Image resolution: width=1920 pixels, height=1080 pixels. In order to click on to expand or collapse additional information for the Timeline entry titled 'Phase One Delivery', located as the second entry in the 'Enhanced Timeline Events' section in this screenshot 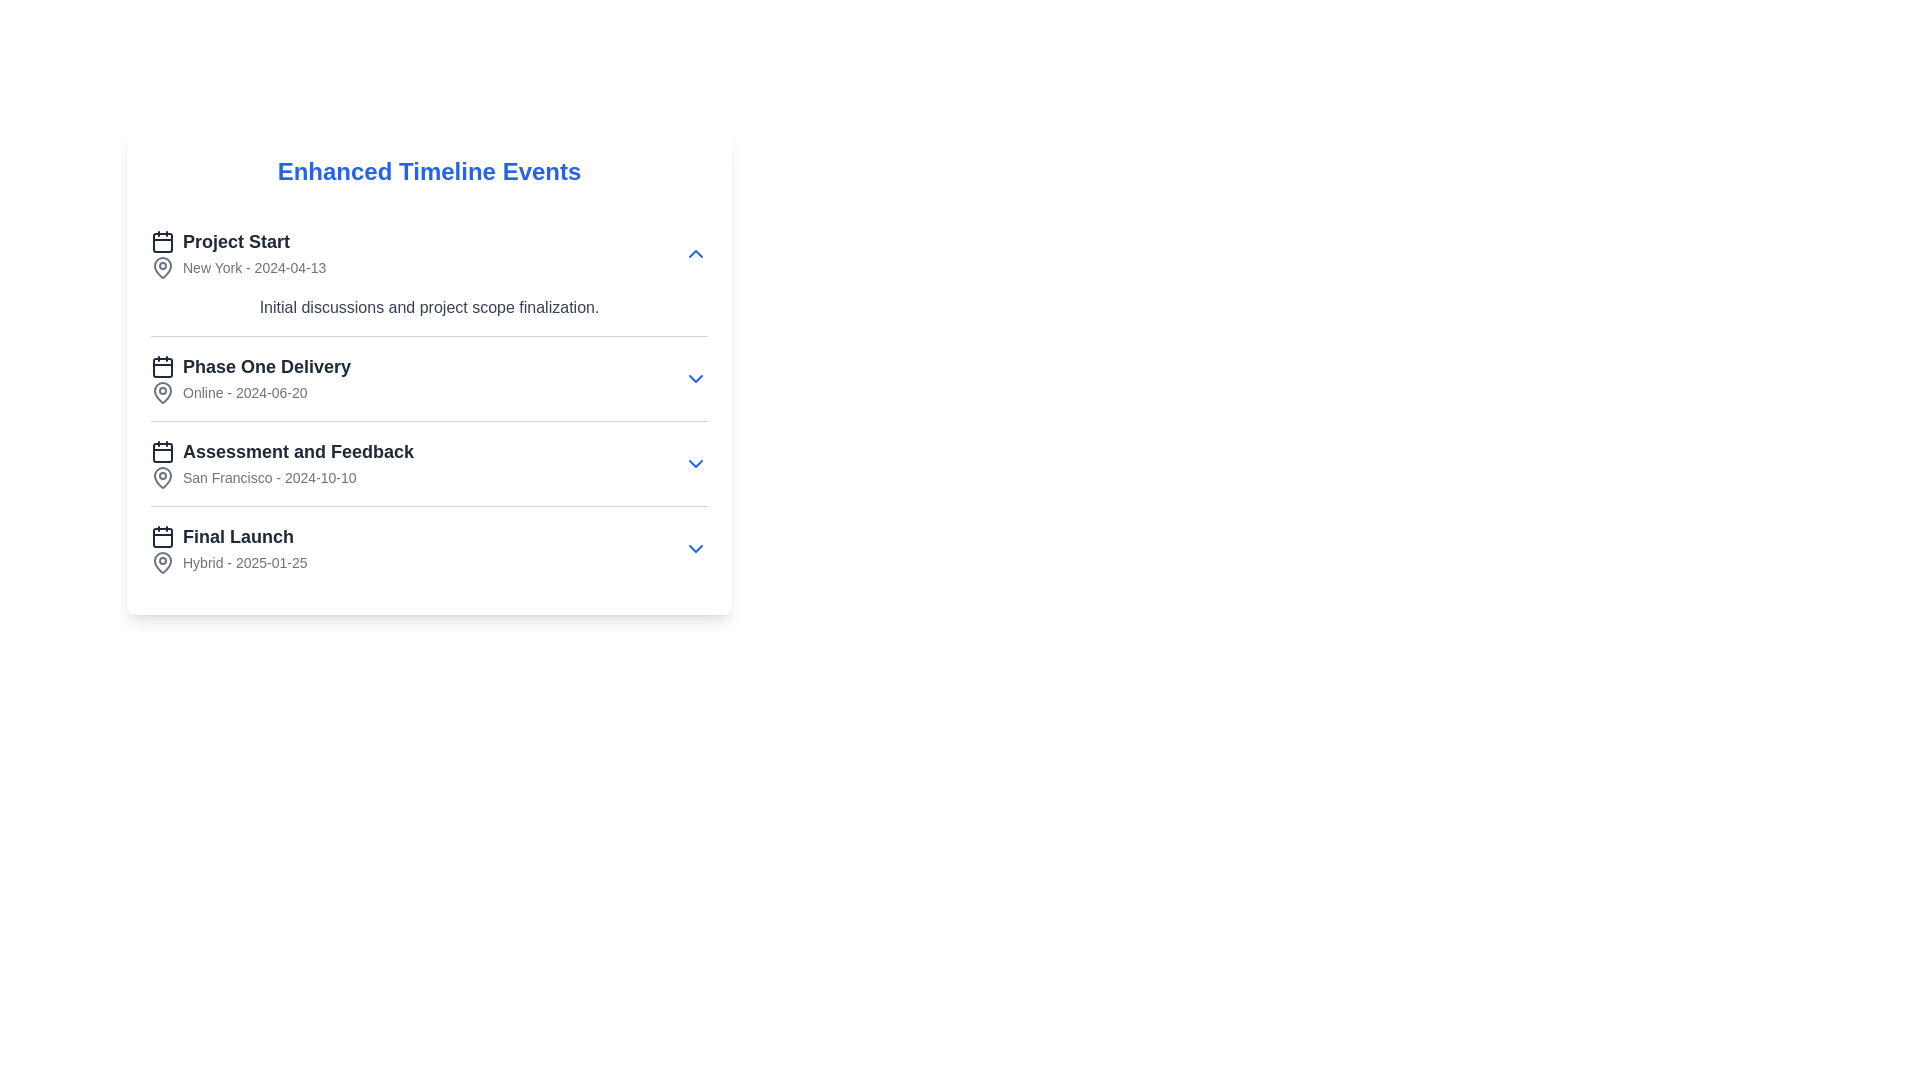, I will do `click(428, 401)`.